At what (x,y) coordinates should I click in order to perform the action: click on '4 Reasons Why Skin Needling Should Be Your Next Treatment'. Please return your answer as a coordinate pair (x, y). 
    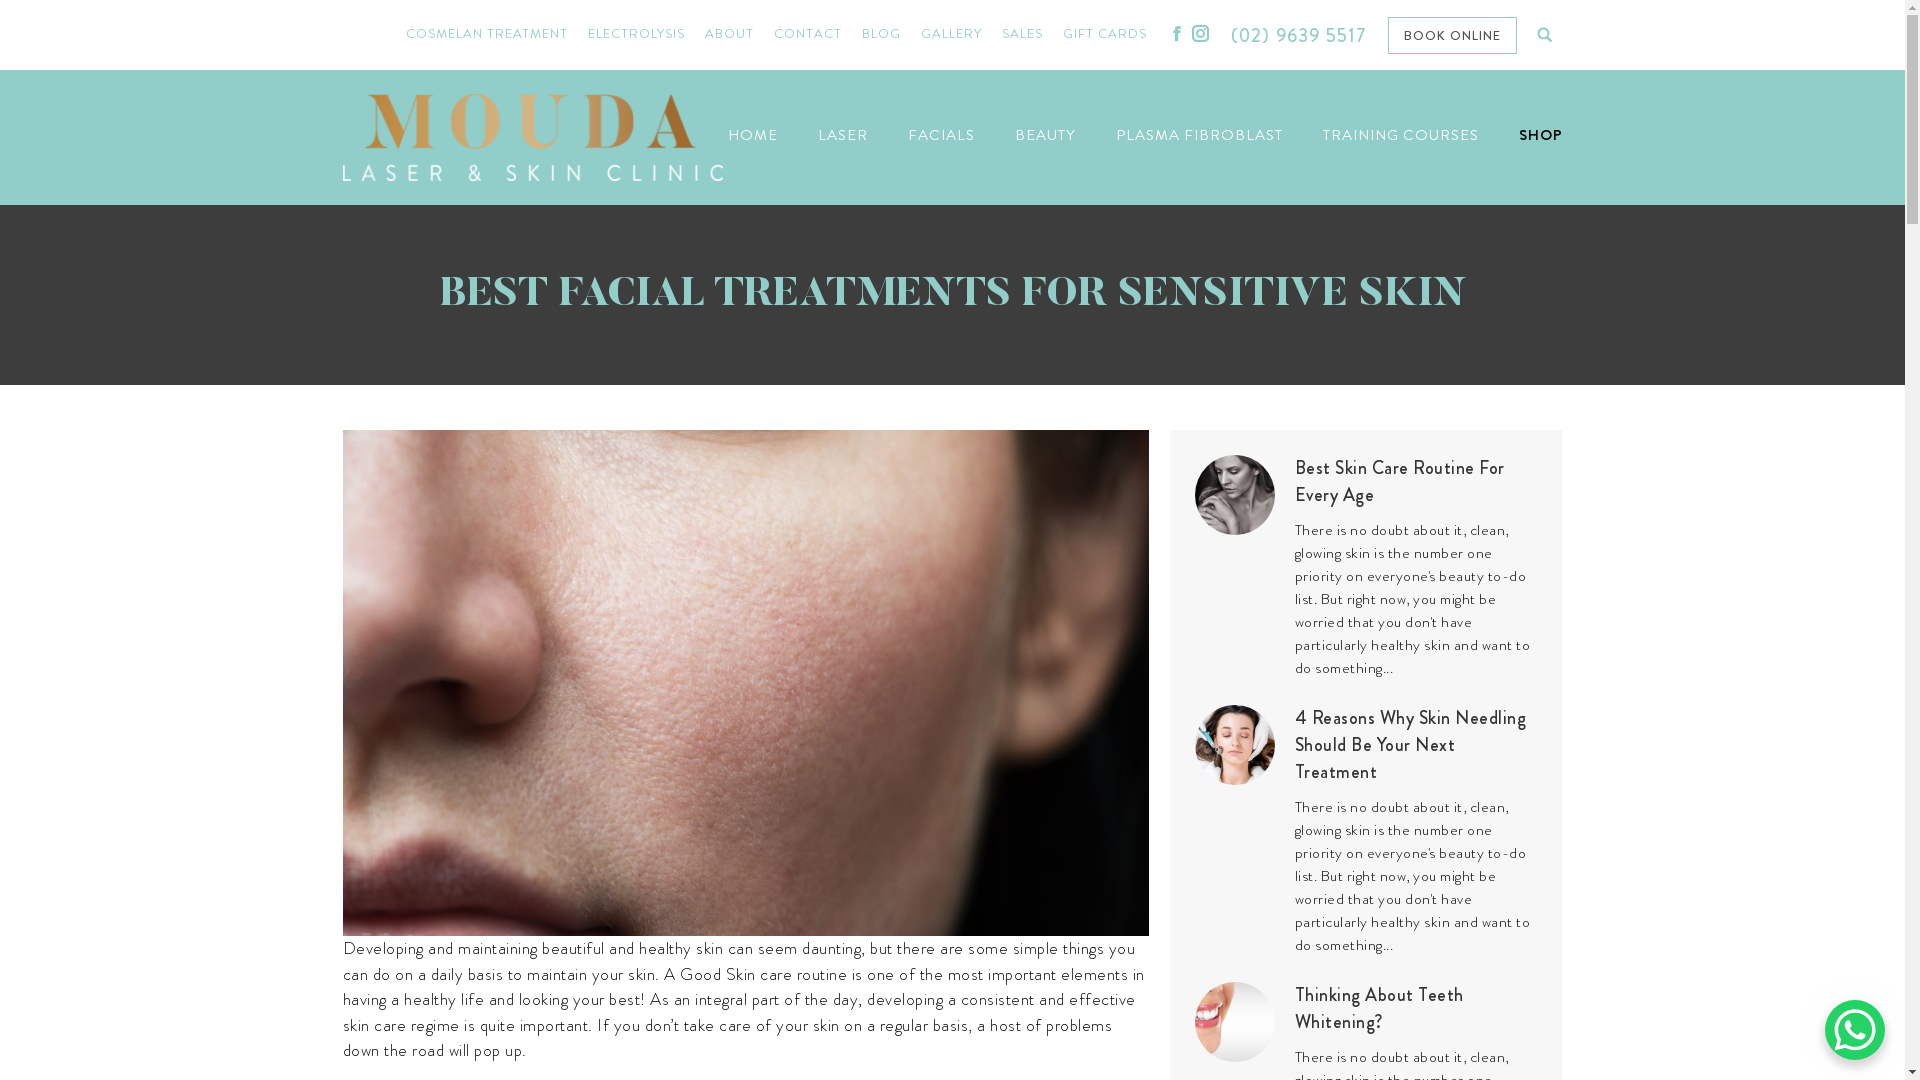
    Looking at the image, I should click on (1415, 745).